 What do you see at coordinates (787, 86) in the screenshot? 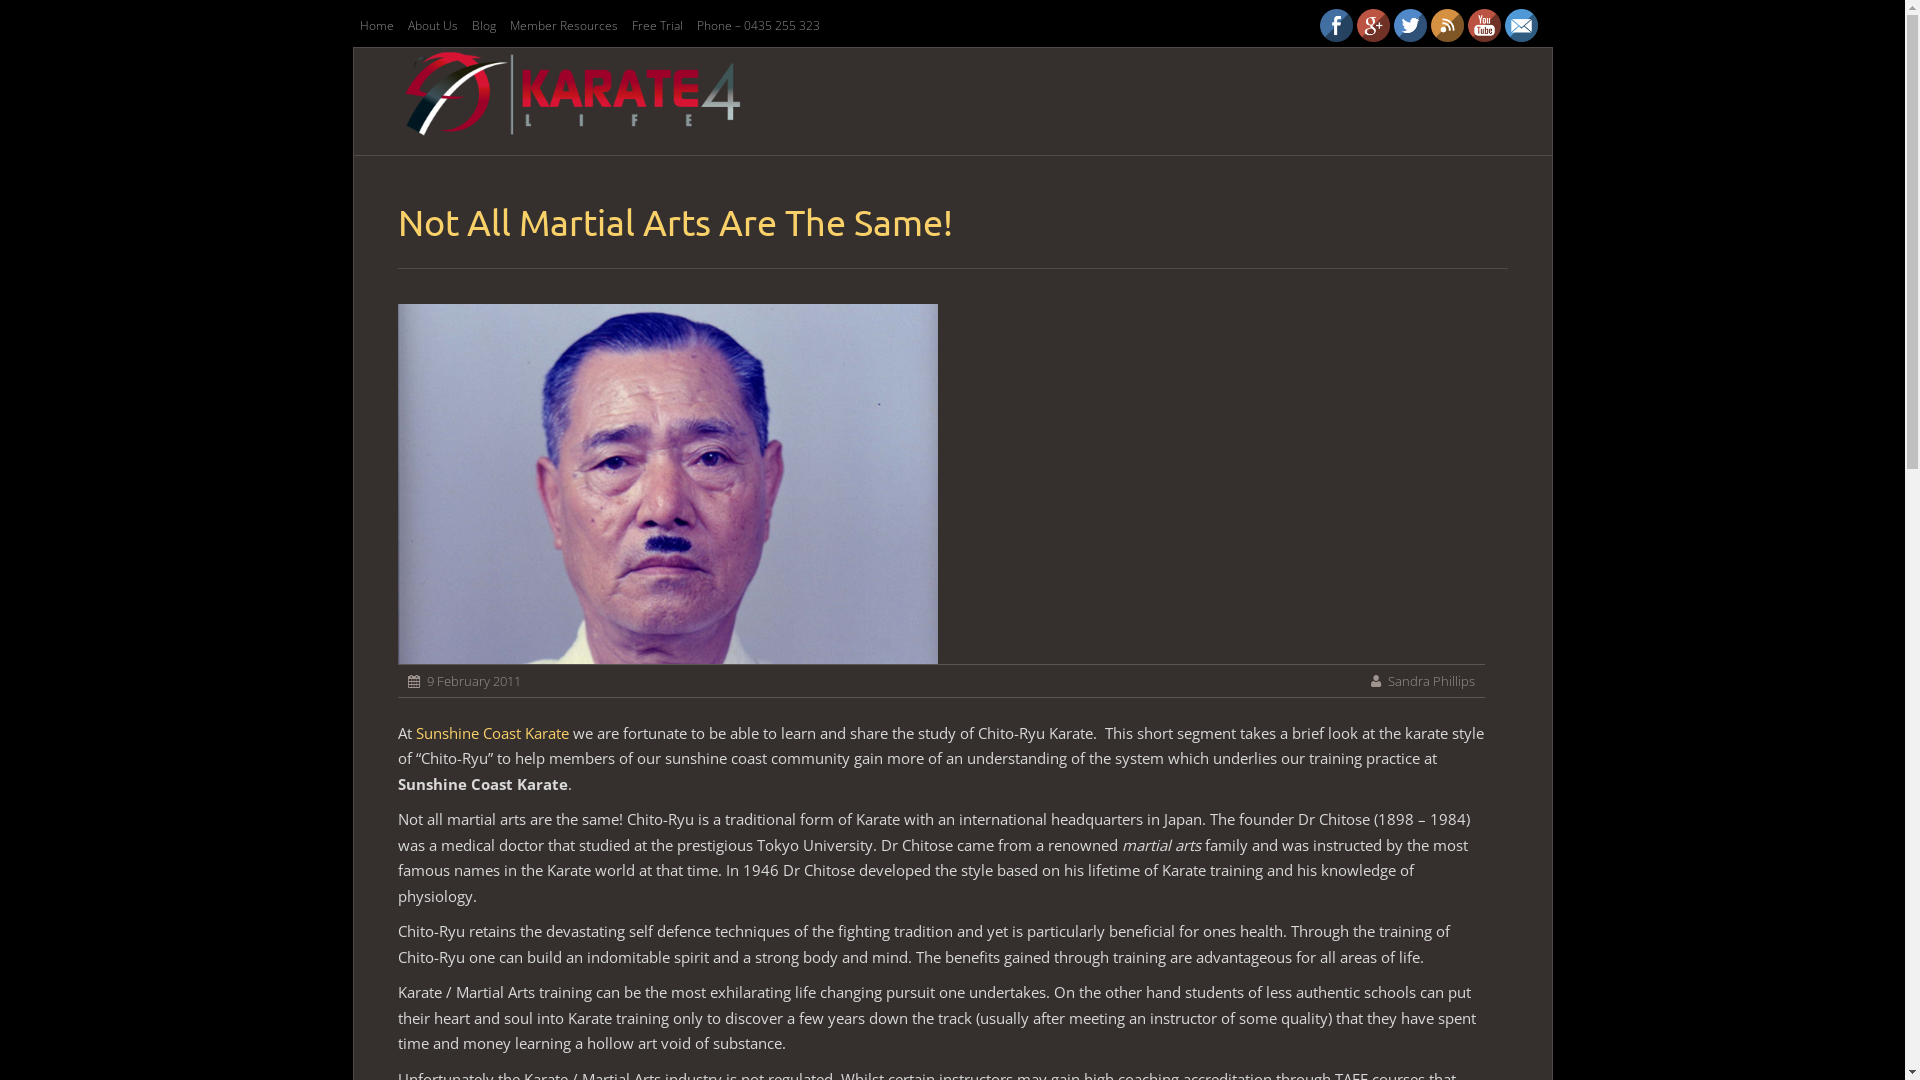
I see `'Skip to content'` at bounding box center [787, 86].